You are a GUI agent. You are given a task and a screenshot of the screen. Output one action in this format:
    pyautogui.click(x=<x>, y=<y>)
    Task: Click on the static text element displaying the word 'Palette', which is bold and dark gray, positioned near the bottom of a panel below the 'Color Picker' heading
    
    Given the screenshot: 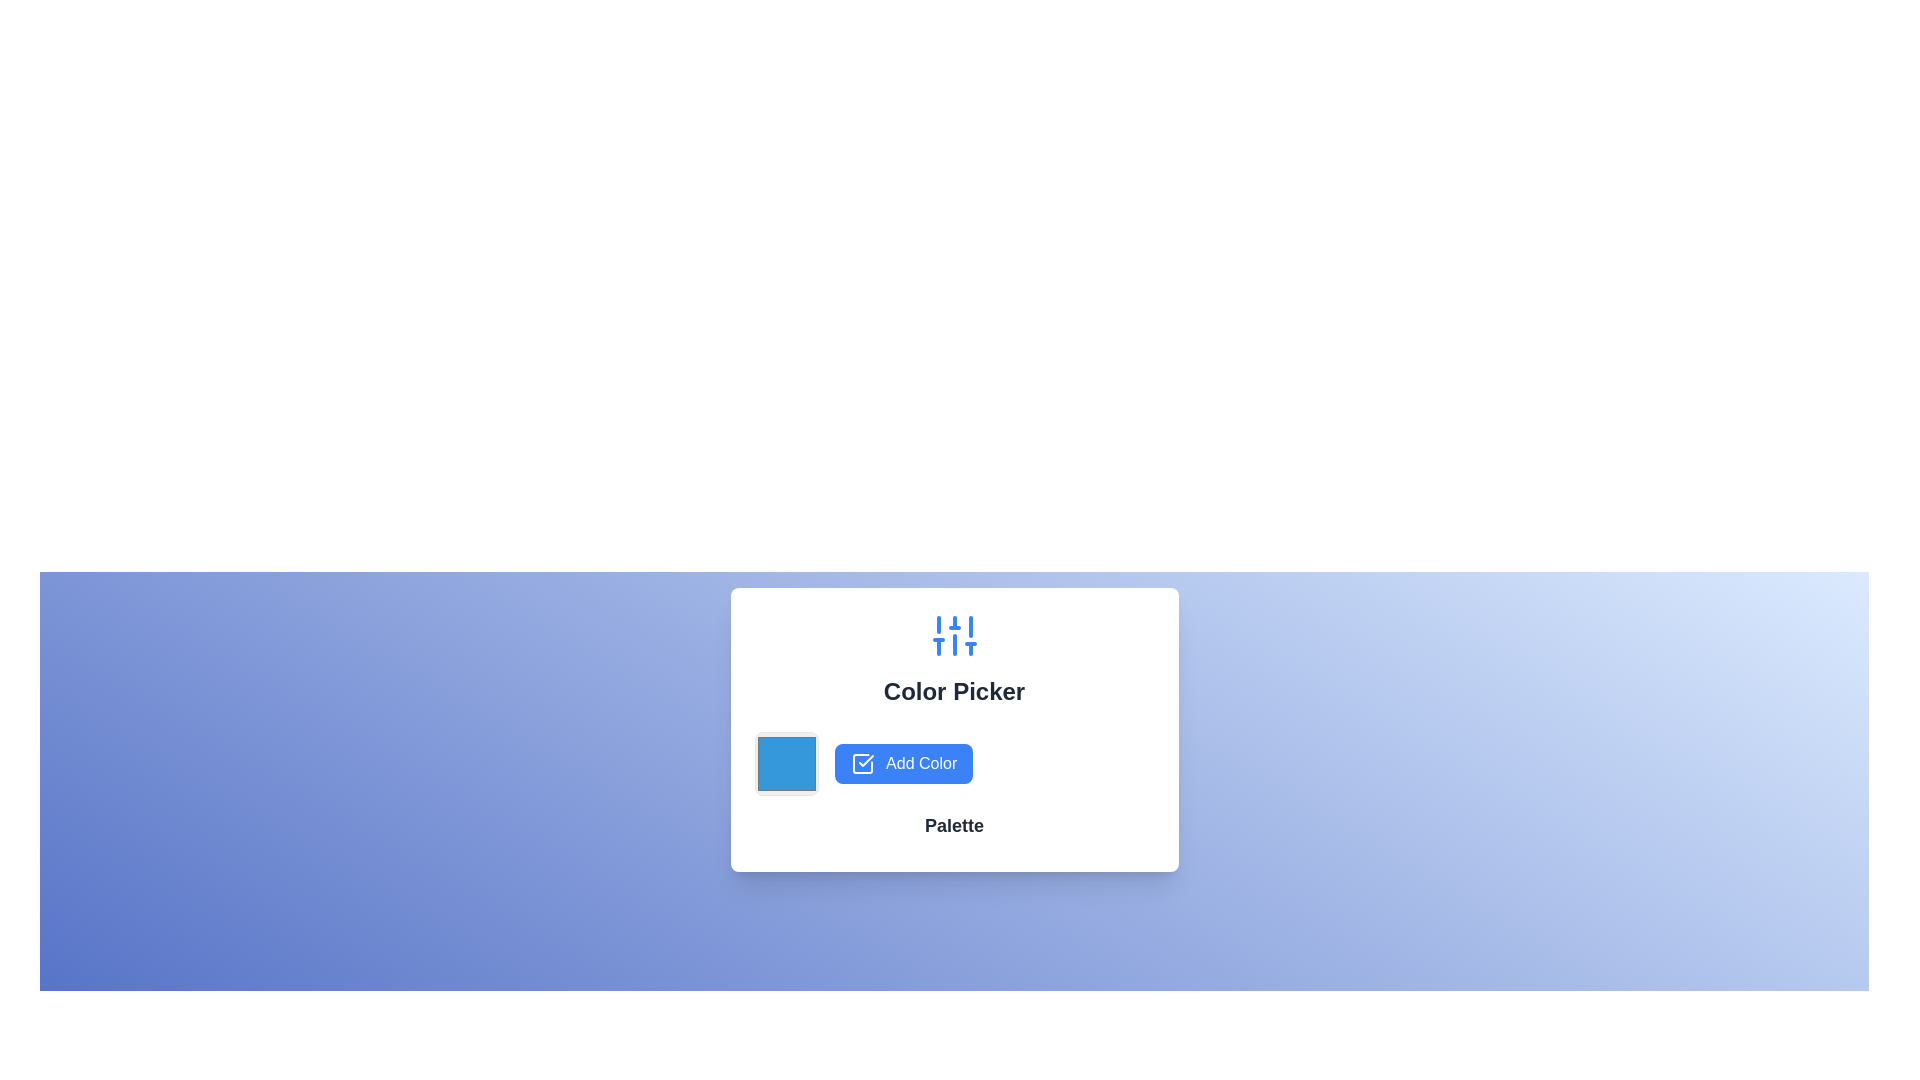 What is the action you would take?
    pyautogui.click(x=953, y=825)
    